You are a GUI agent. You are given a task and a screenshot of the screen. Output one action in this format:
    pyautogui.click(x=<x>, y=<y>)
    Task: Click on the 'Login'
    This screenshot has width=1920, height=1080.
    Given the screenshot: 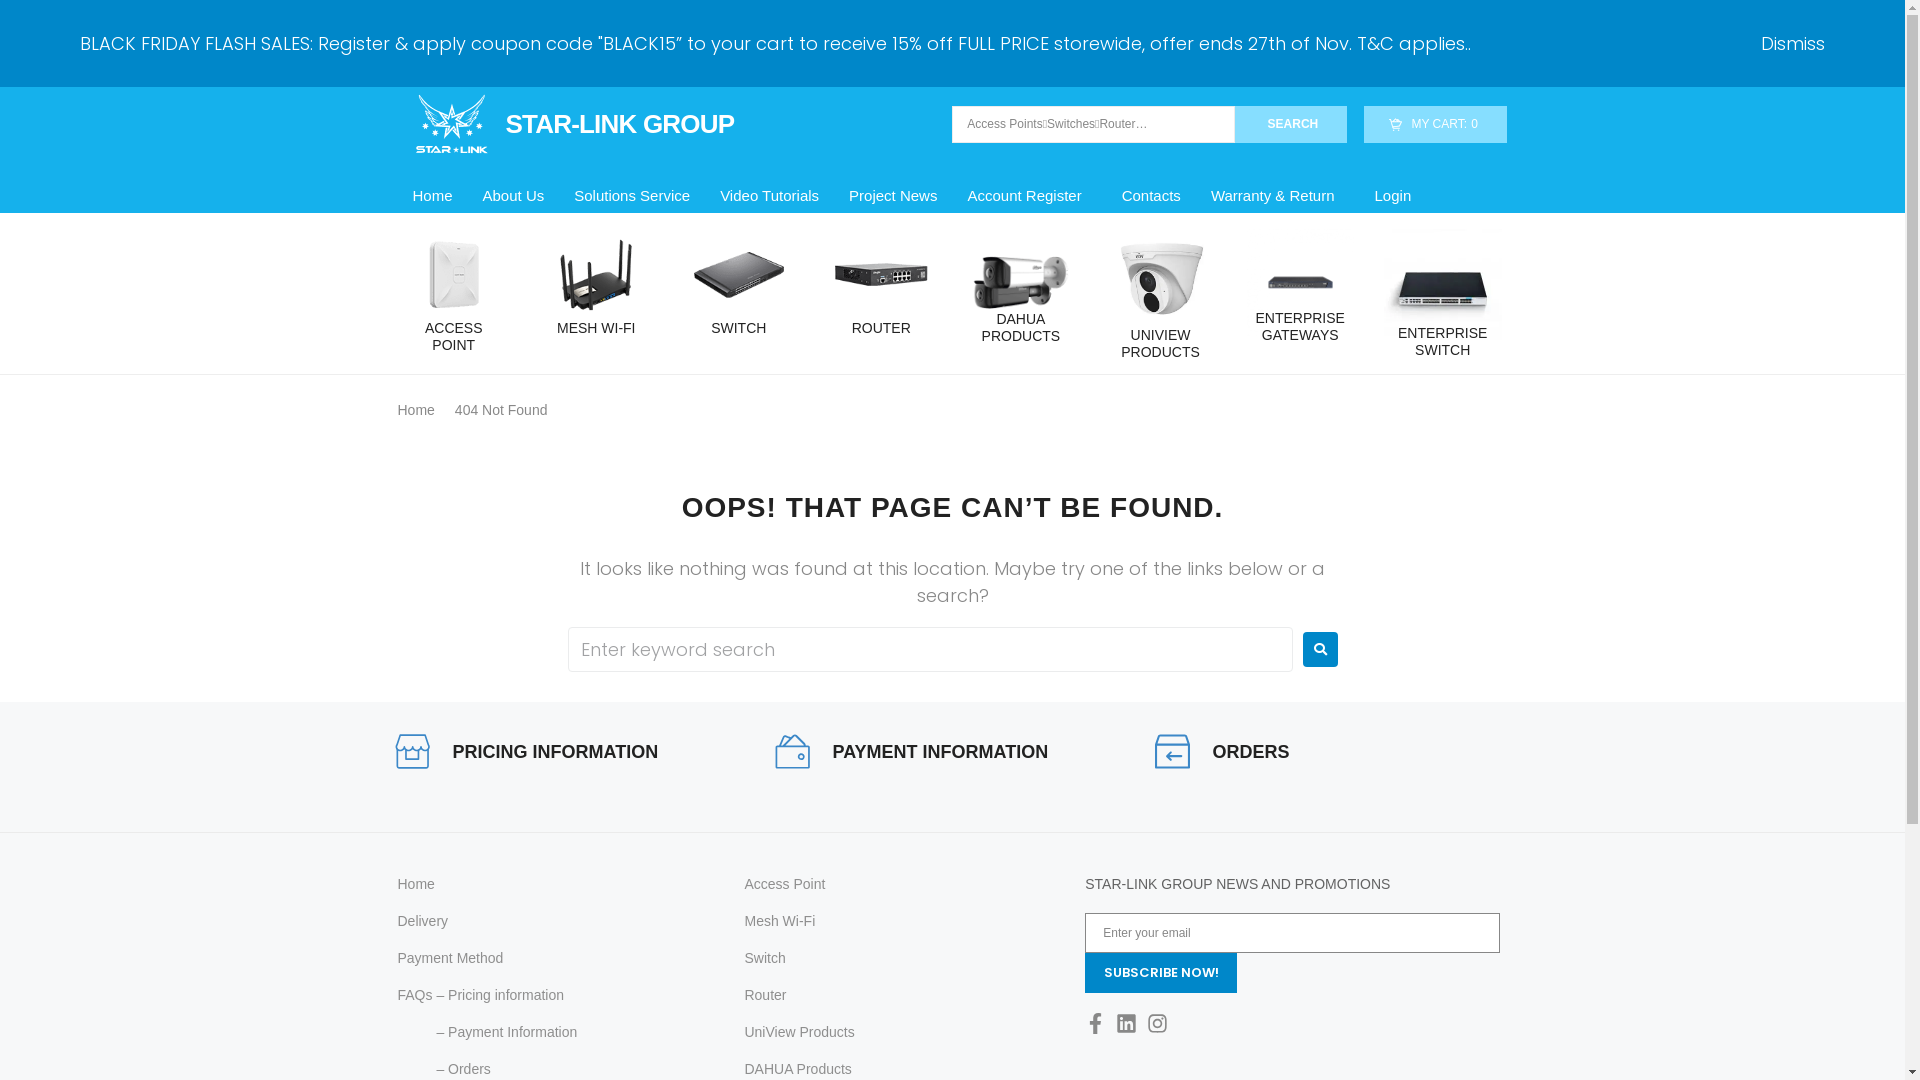 What is the action you would take?
    pyautogui.click(x=1392, y=196)
    